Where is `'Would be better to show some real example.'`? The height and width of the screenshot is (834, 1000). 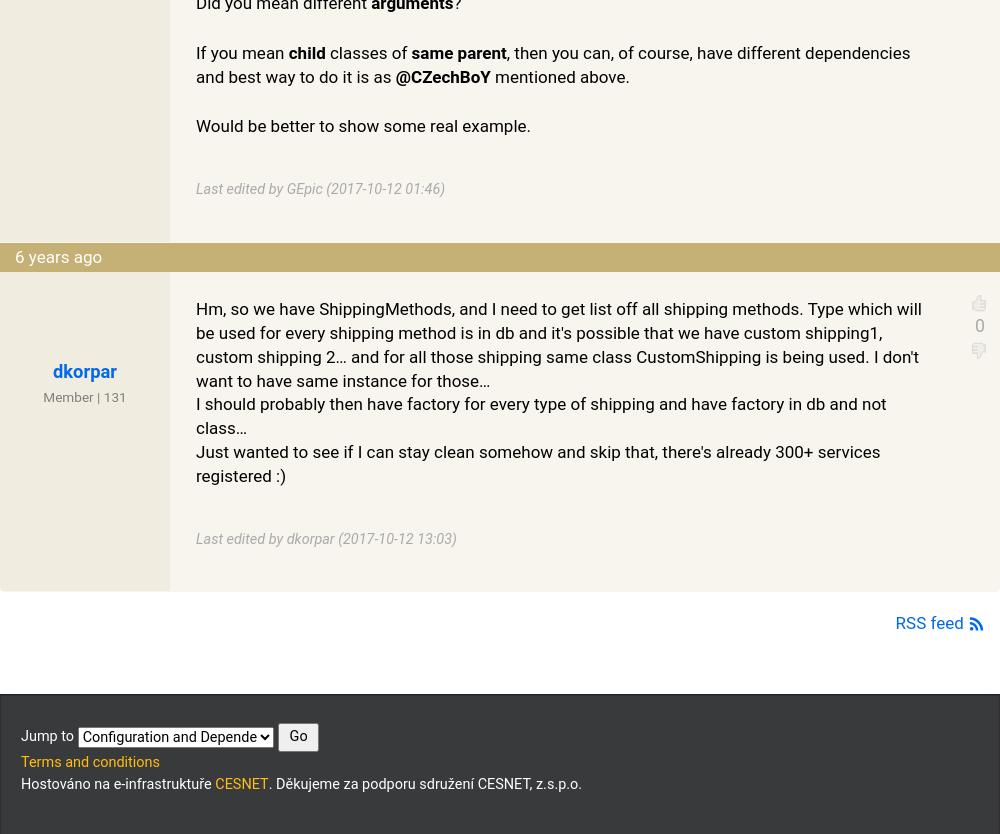
'Would be better to show some real example.' is located at coordinates (195, 125).